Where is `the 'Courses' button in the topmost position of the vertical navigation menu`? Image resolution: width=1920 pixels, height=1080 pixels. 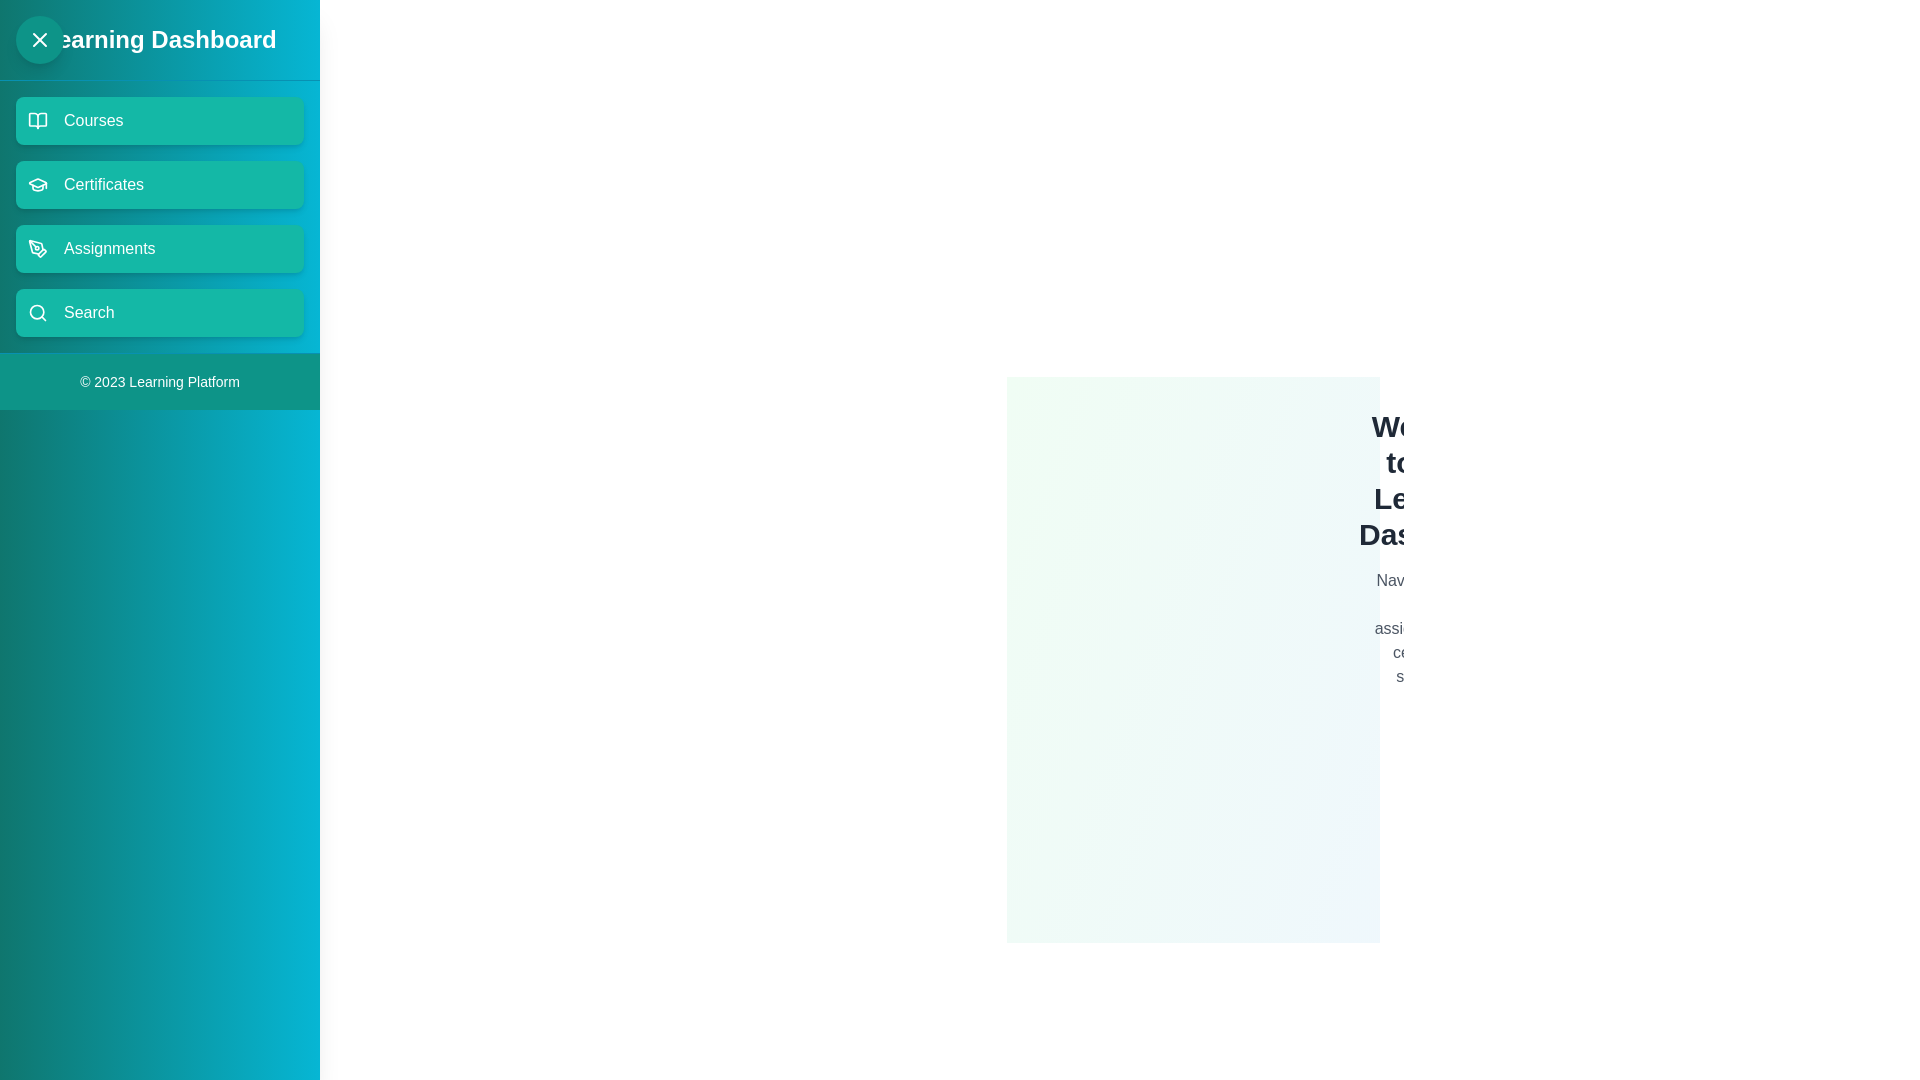
the 'Courses' button in the topmost position of the vertical navigation menu is located at coordinates (92, 120).